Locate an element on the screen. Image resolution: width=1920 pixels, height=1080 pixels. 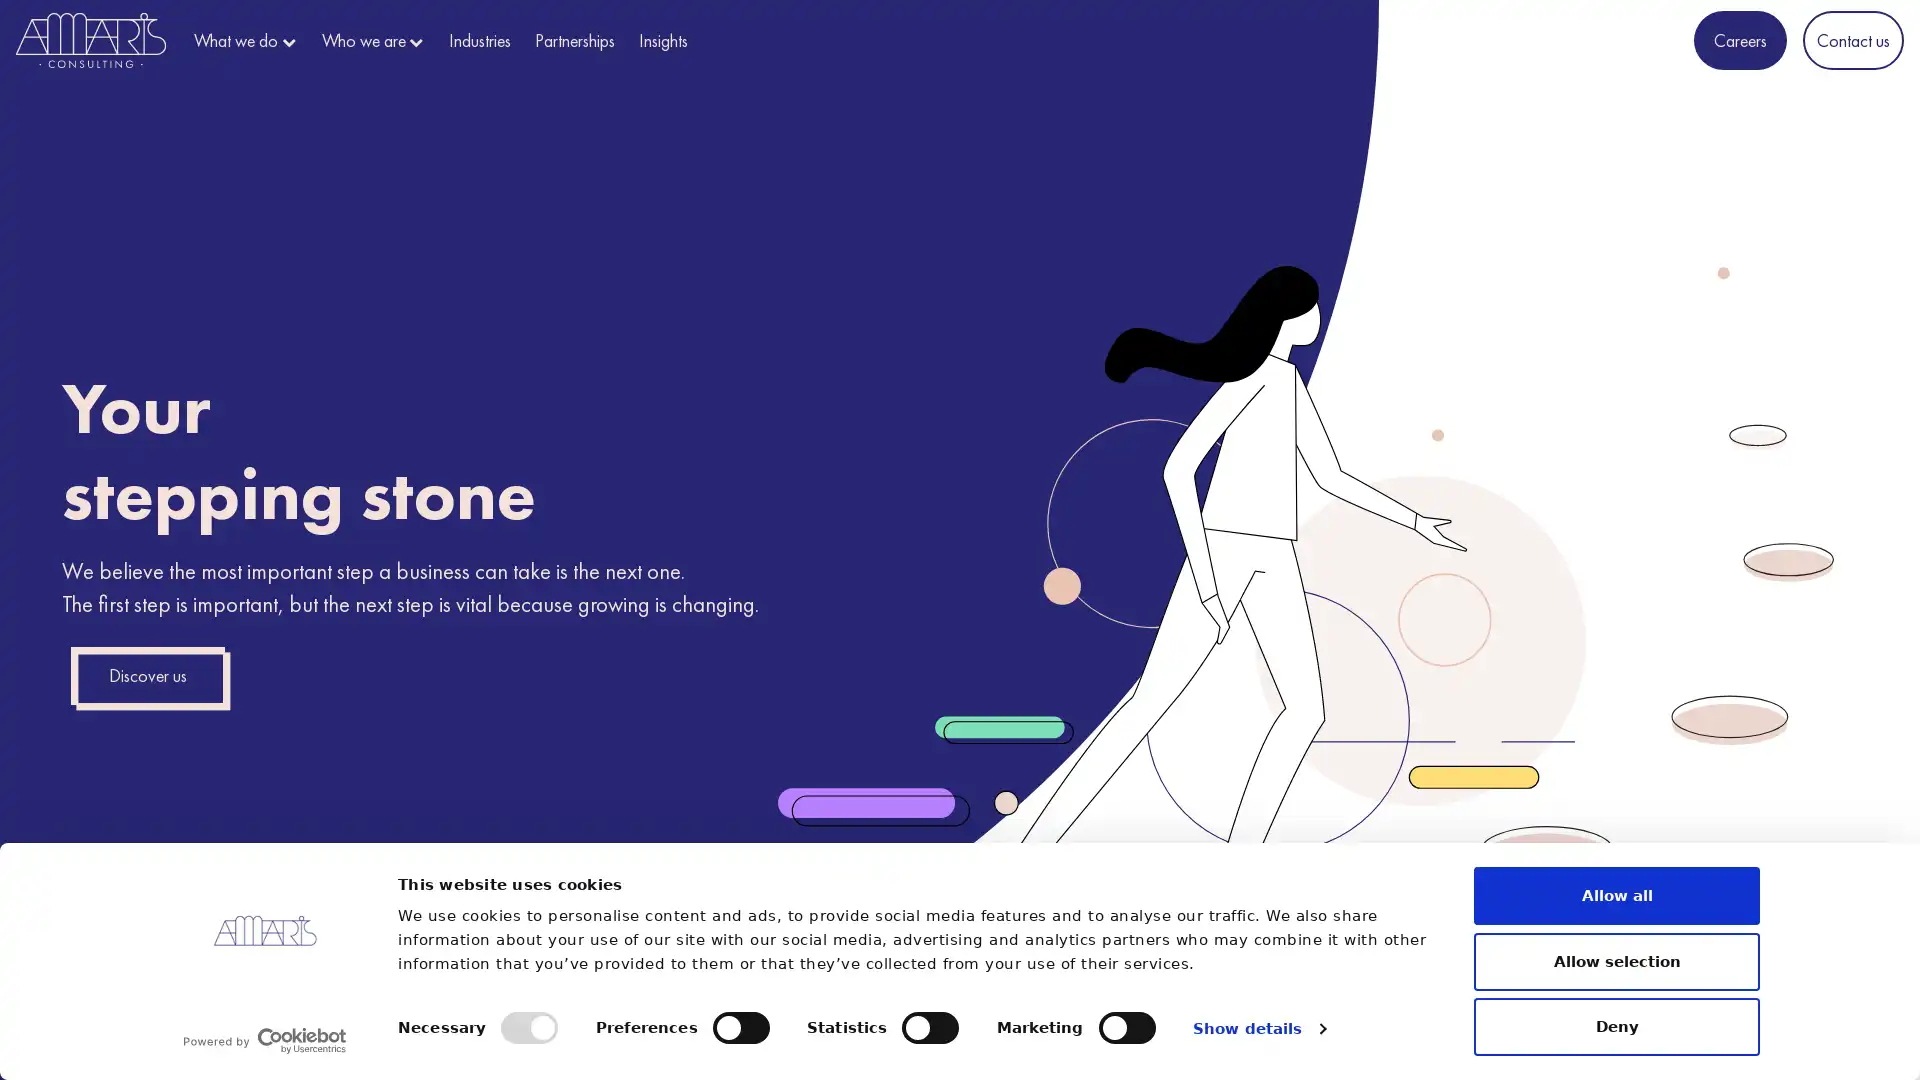
Deny is located at coordinates (1617, 1026).